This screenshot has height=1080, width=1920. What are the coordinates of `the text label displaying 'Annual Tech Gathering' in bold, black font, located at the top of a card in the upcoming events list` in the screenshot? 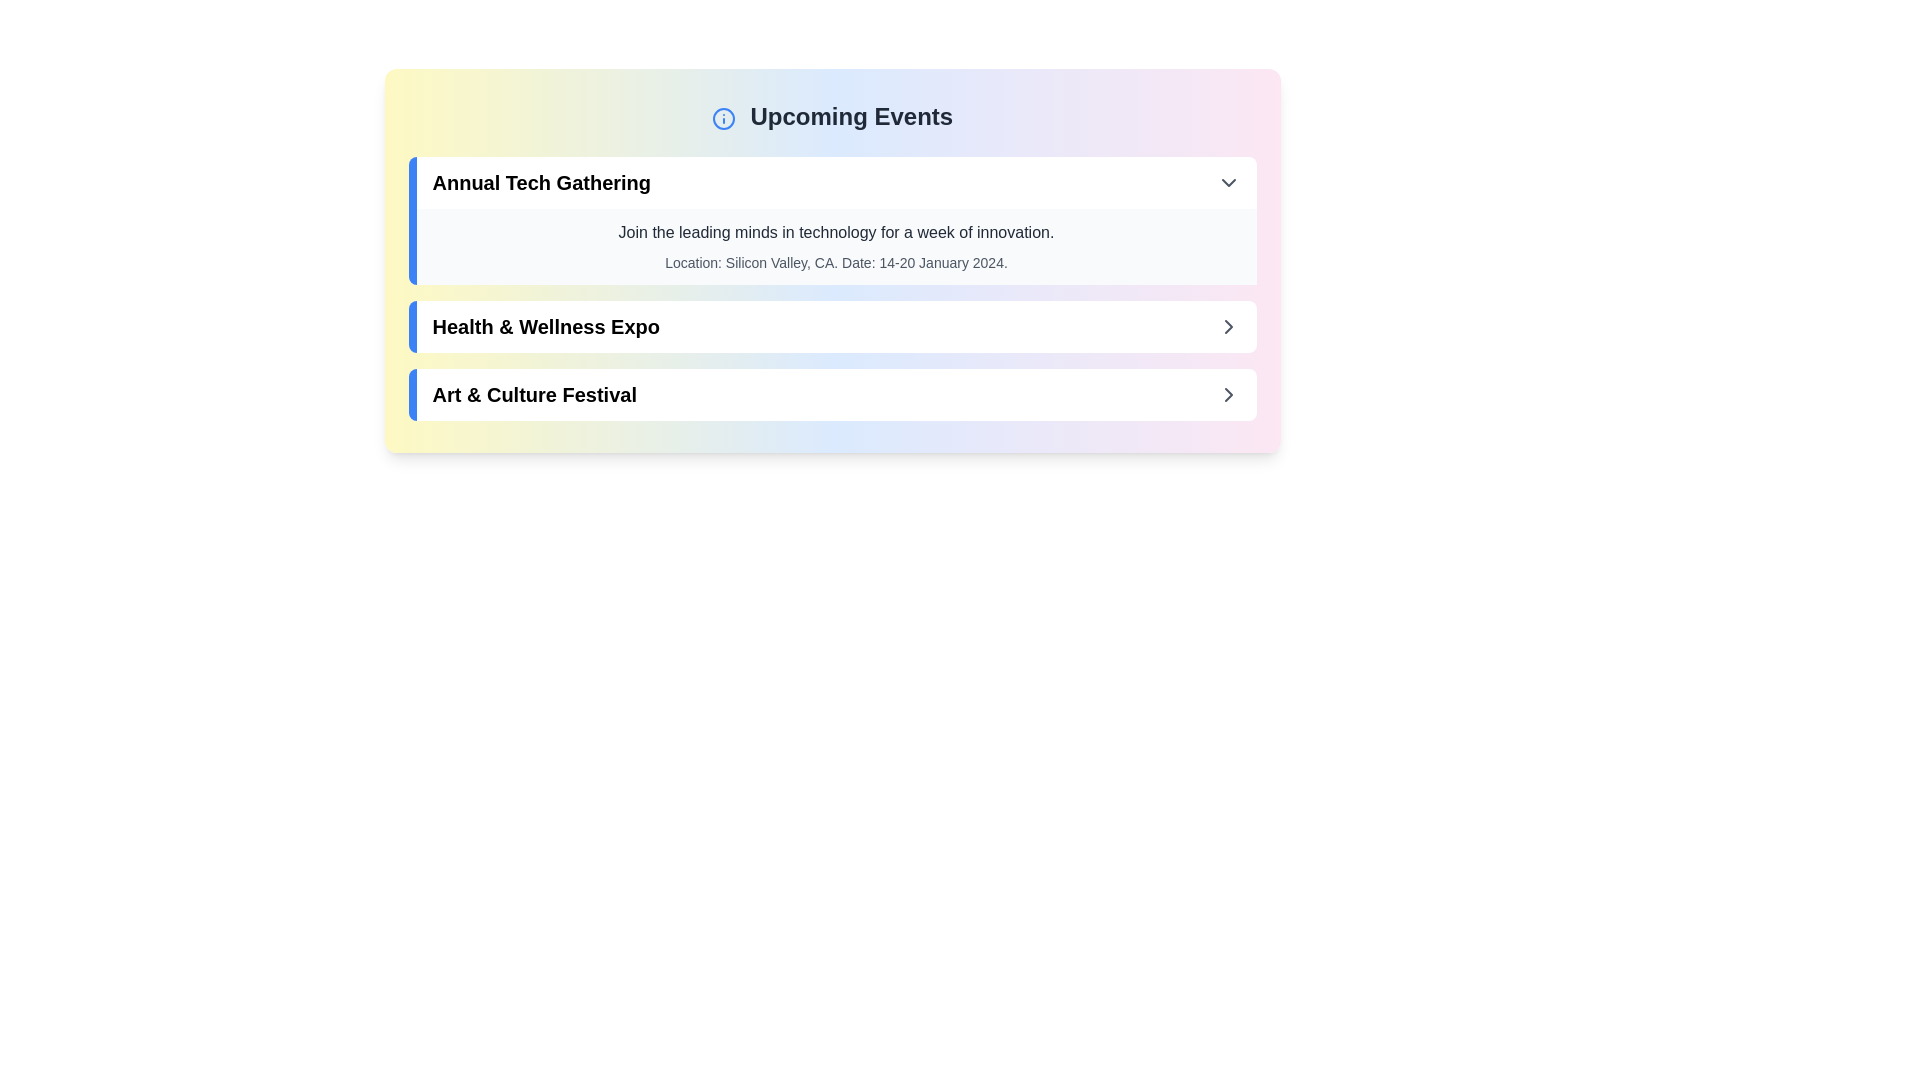 It's located at (541, 182).